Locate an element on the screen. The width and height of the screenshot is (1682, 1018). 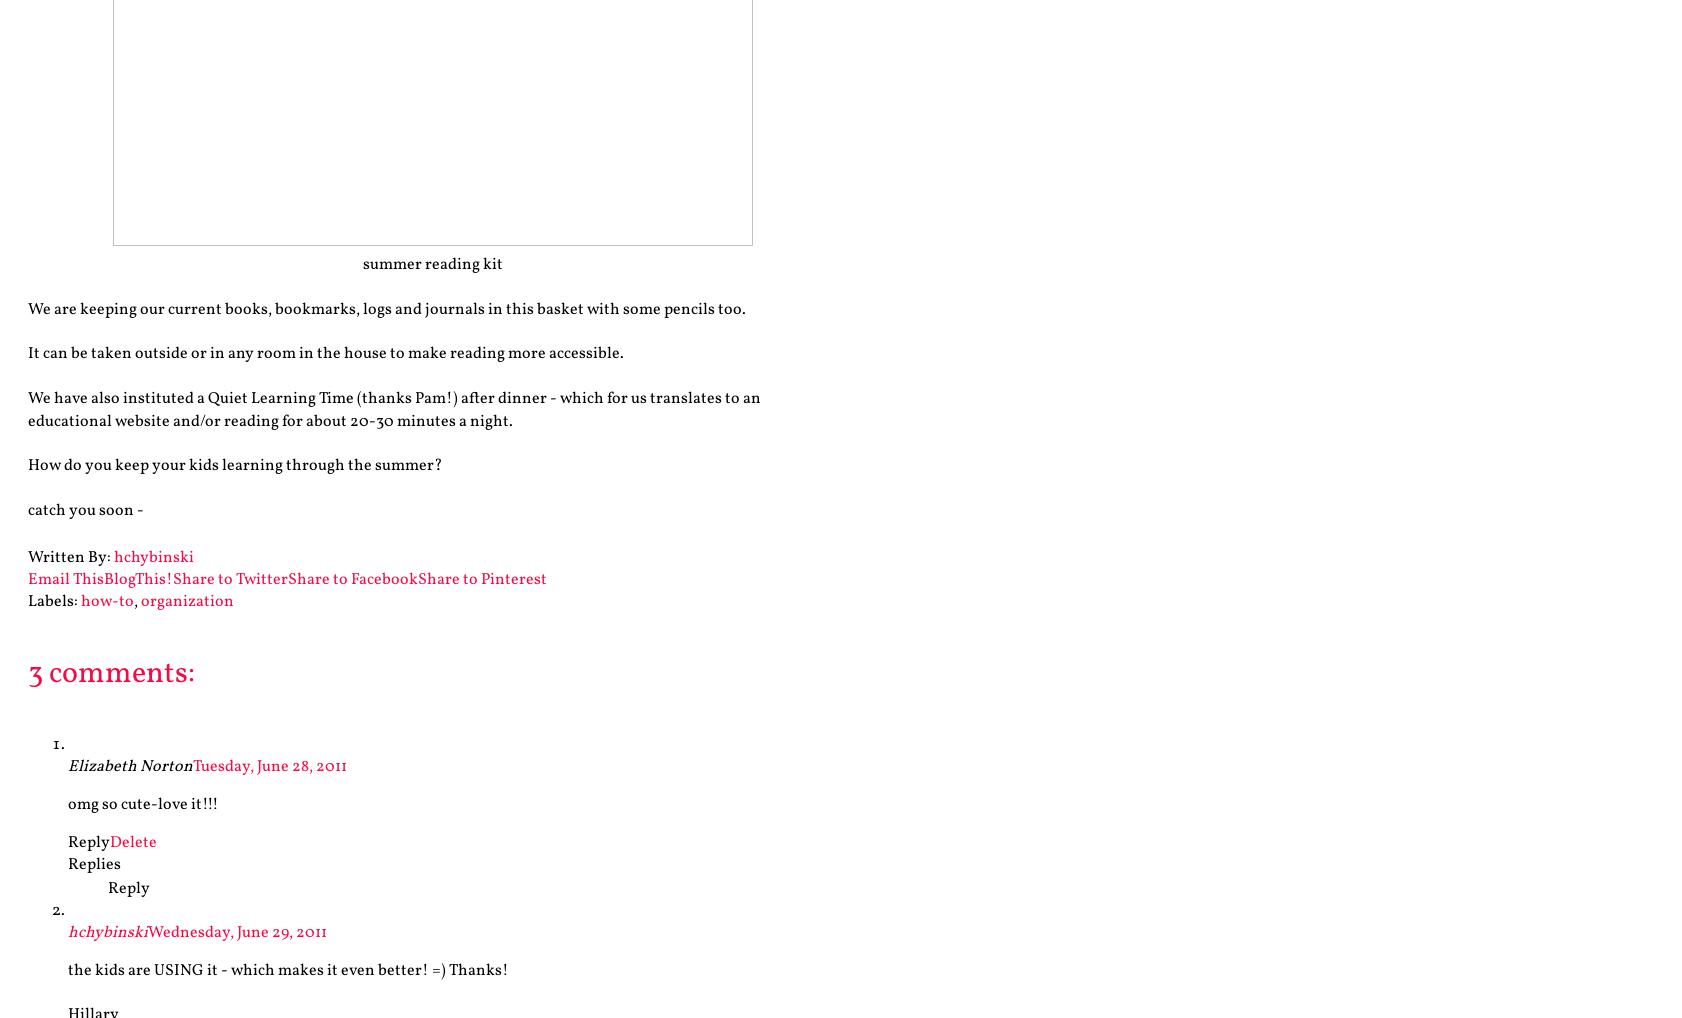
'catch you soon -' is located at coordinates (84, 510).